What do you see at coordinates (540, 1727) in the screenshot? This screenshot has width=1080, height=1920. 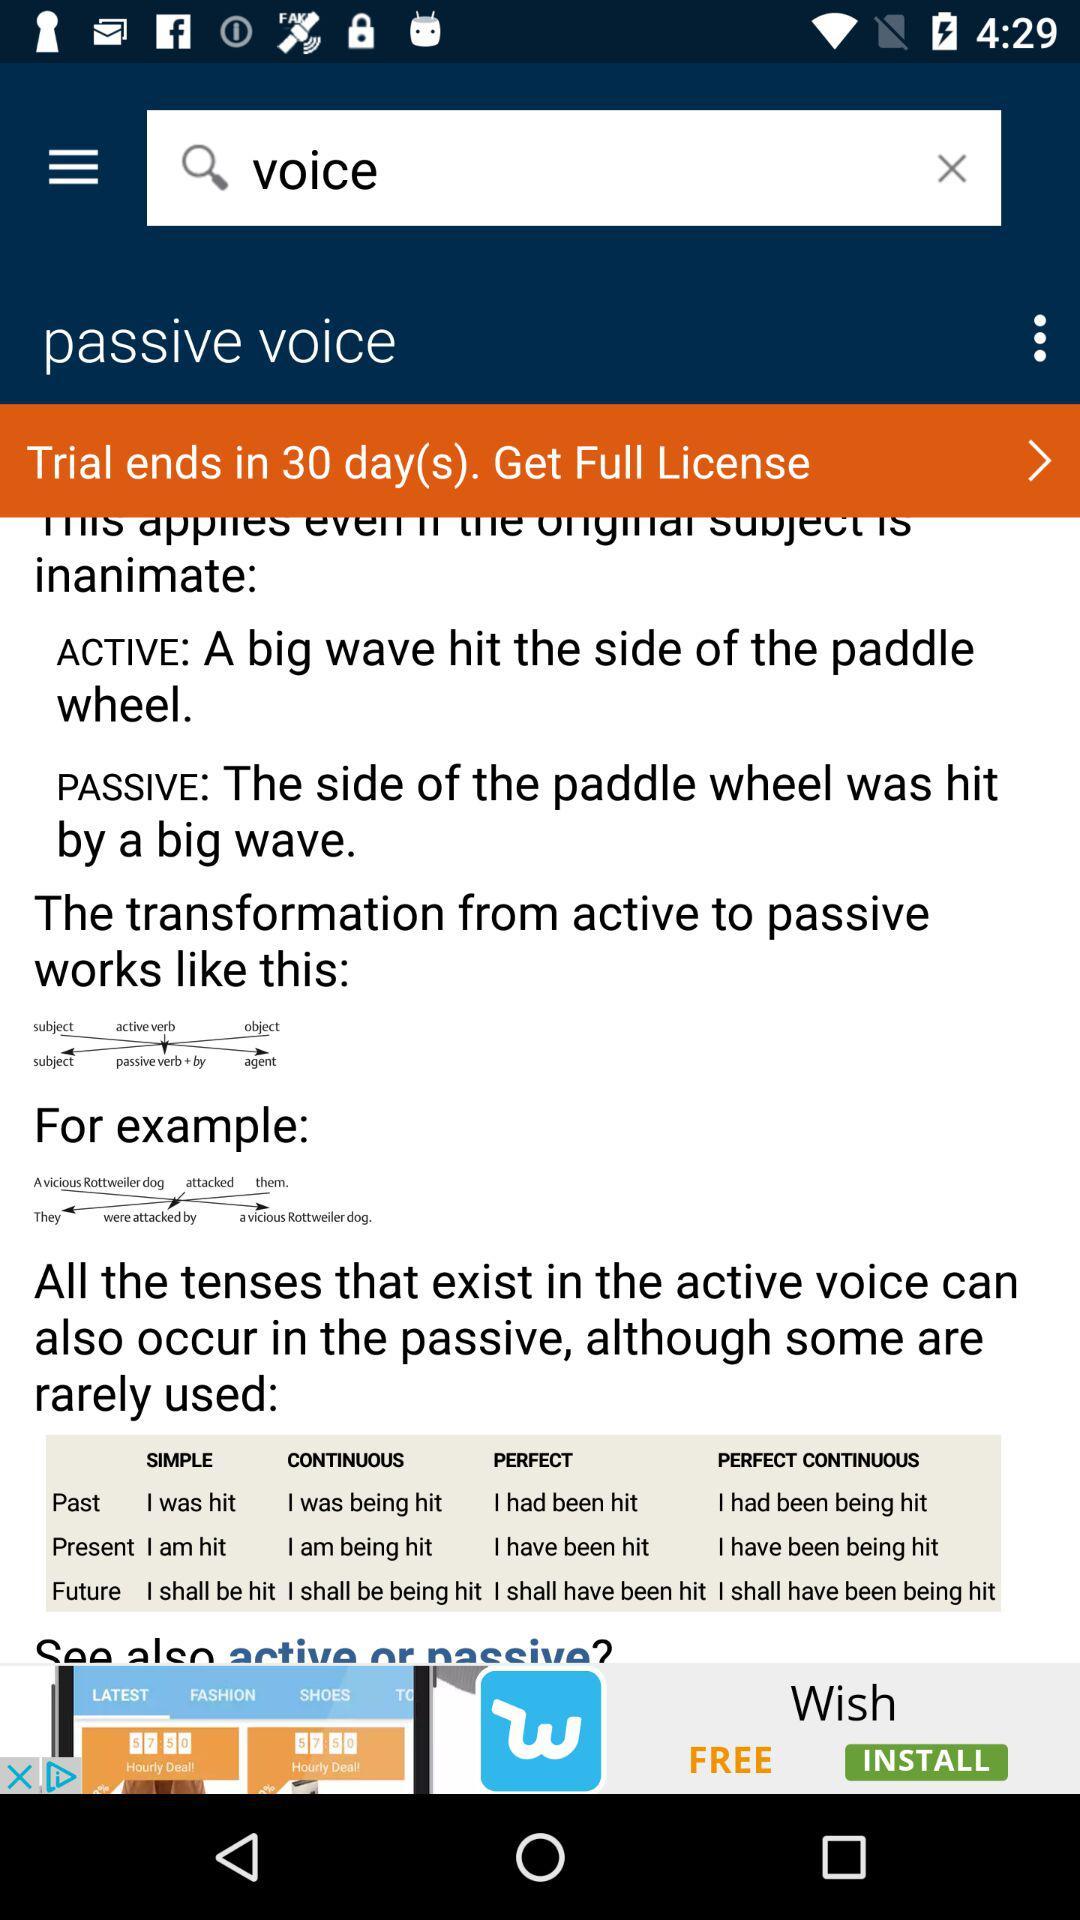 I see `add link` at bounding box center [540, 1727].